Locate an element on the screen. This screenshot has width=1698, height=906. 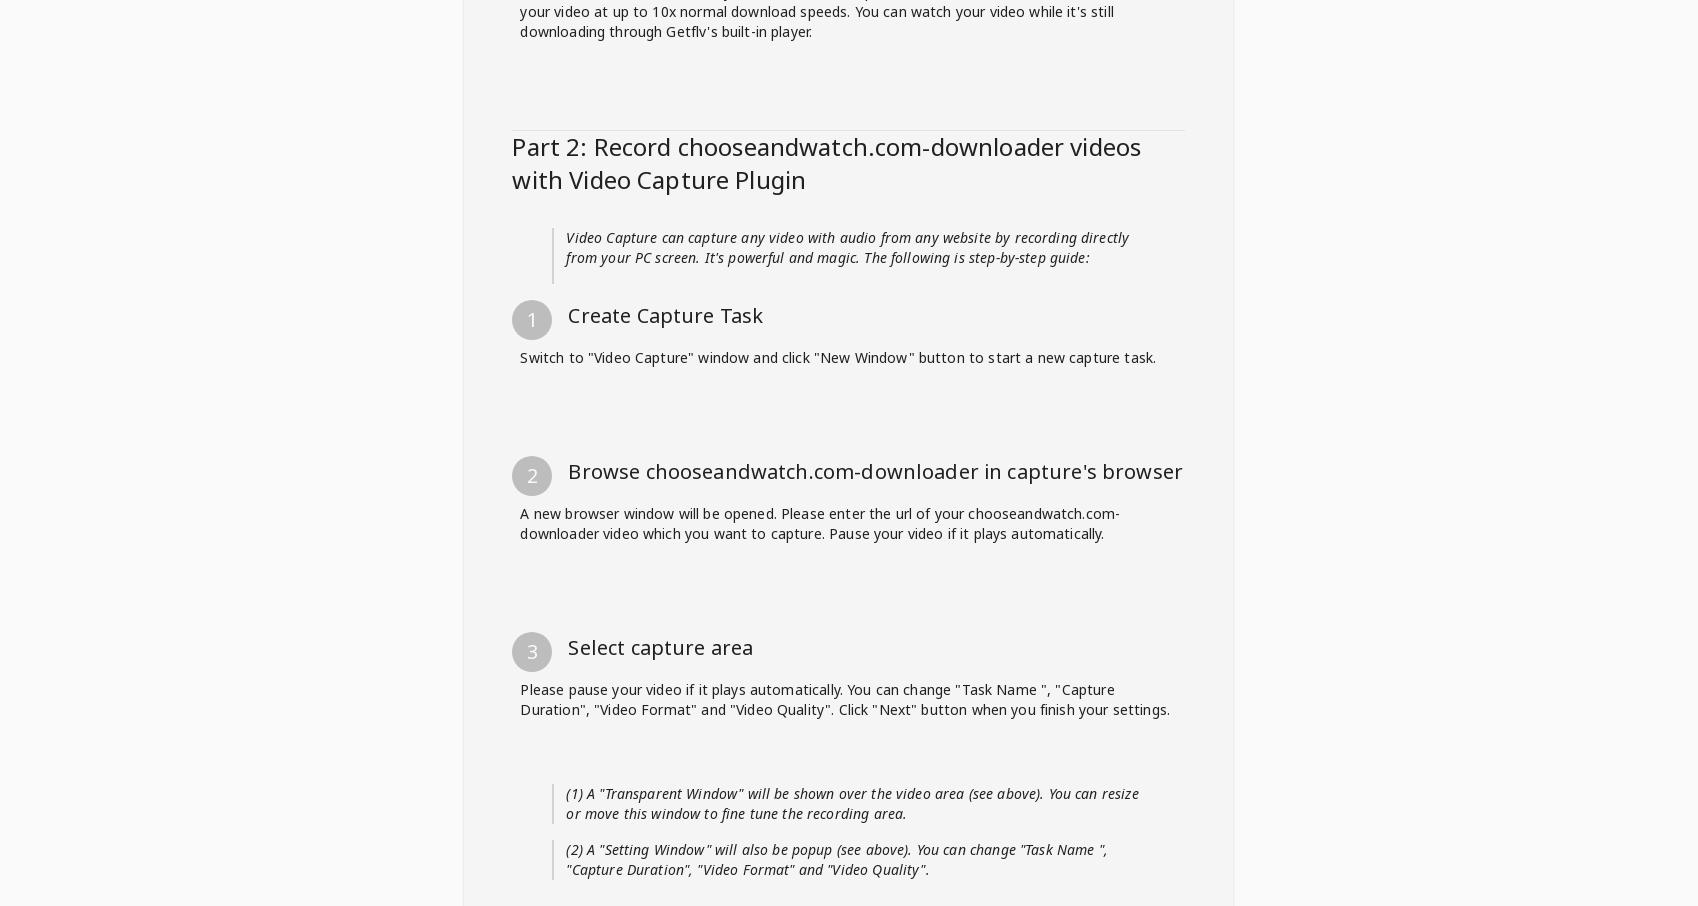
'In "FLV Downloader" window, you can monitor the process of the download. Getflv can download your video at up to 10x normal download speeds. You can watch your video while it's still downloading through Getflv's built-in player.' is located at coordinates (846, 586).